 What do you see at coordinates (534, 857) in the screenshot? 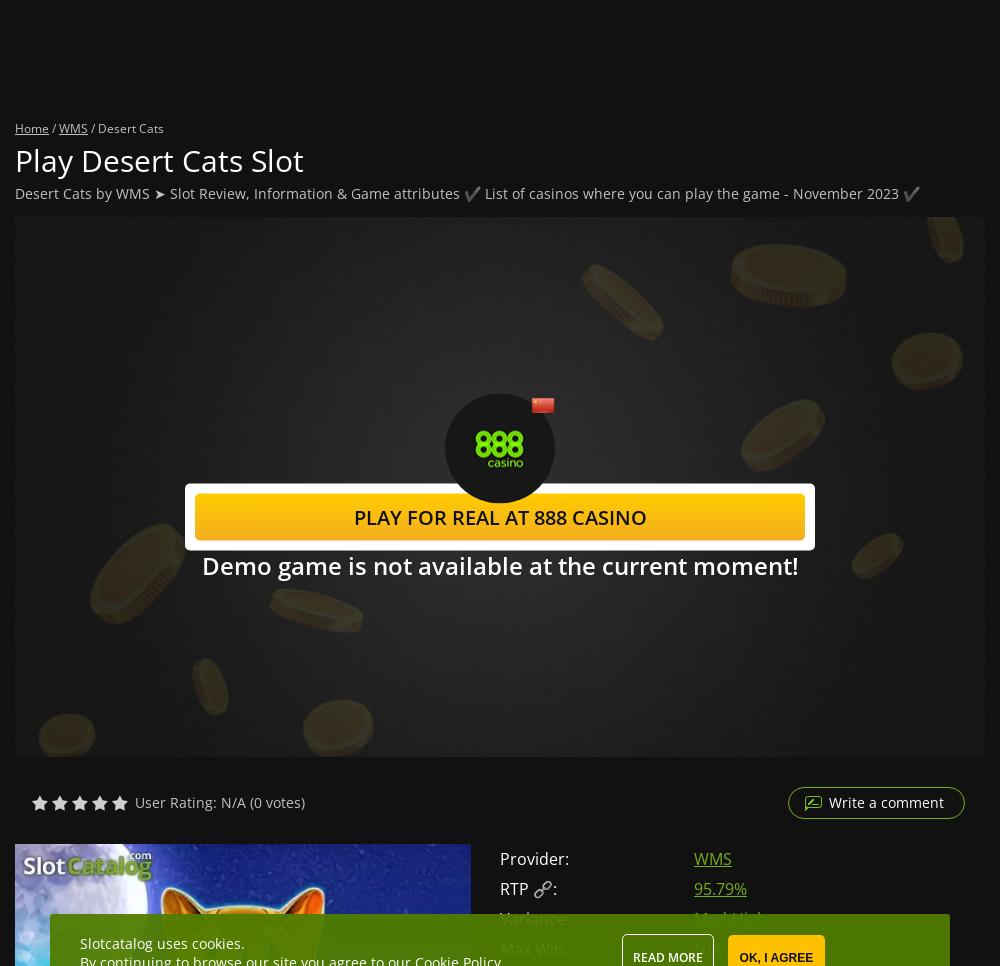
I see `'Provider:'` at bounding box center [534, 857].